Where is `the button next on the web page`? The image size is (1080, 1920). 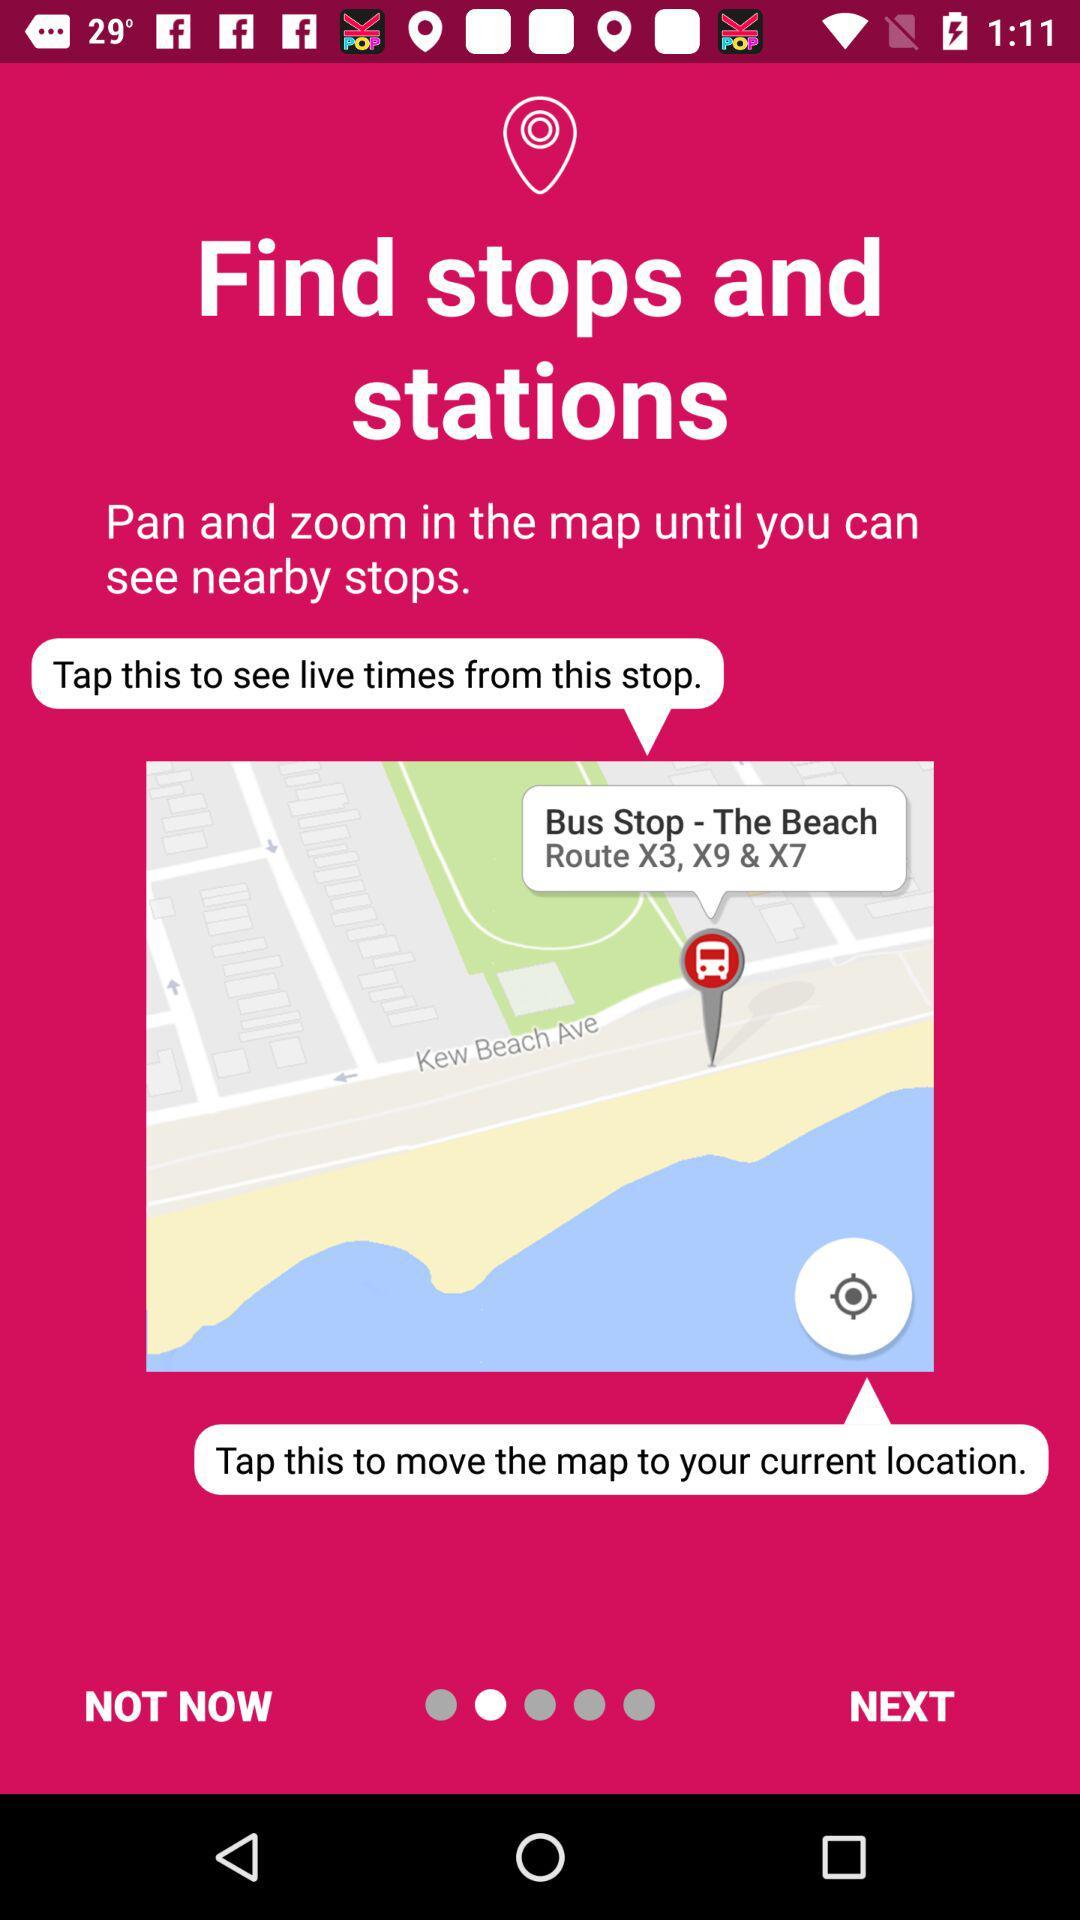 the button next on the web page is located at coordinates (901, 1703).